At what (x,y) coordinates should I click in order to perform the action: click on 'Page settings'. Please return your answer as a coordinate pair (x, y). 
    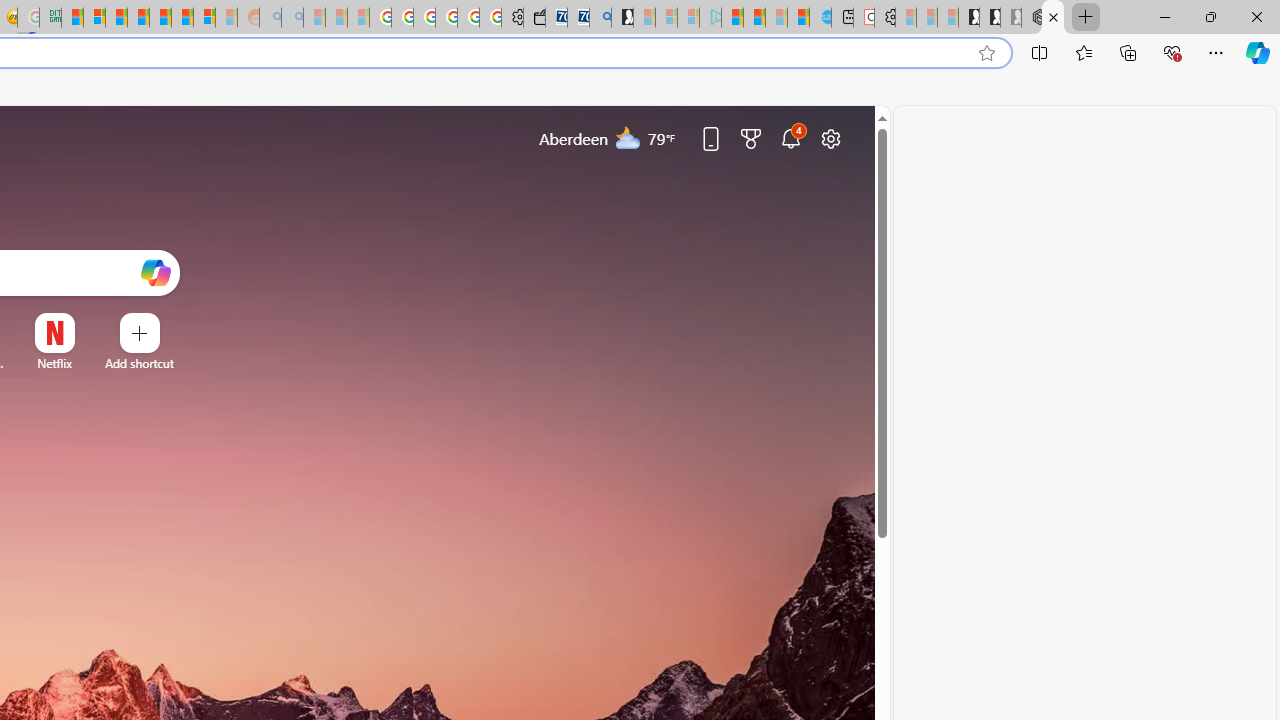
    Looking at the image, I should click on (831, 137).